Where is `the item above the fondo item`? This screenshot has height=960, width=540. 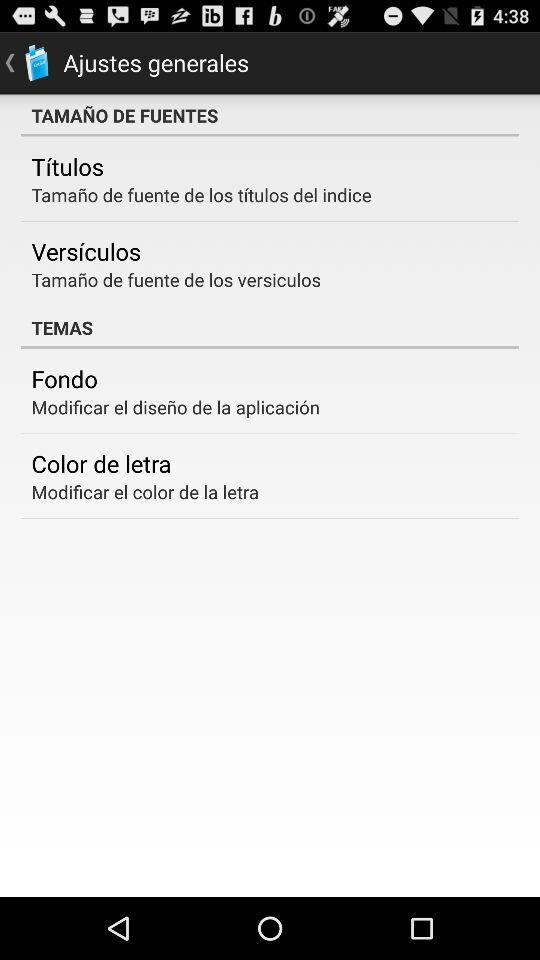 the item above the fondo item is located at coordinates (270, 327).